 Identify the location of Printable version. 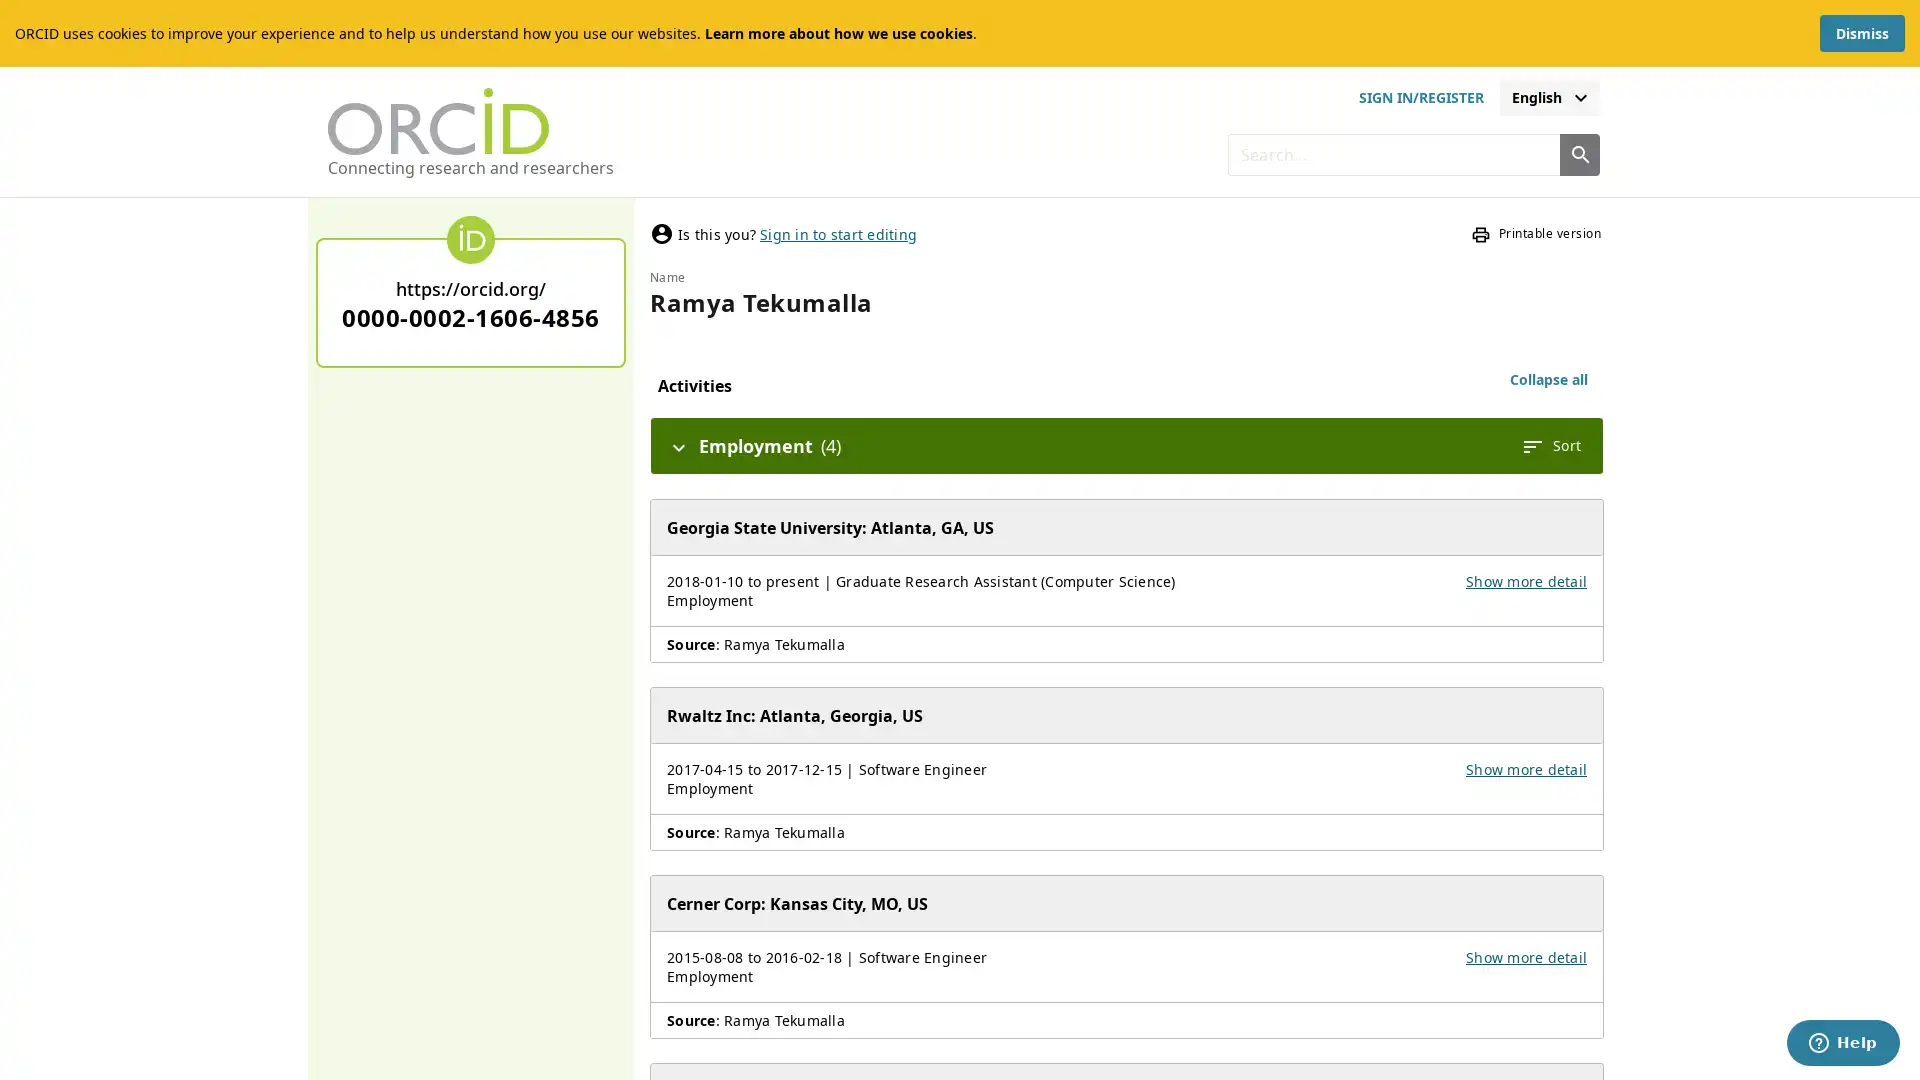
(1535, 233).